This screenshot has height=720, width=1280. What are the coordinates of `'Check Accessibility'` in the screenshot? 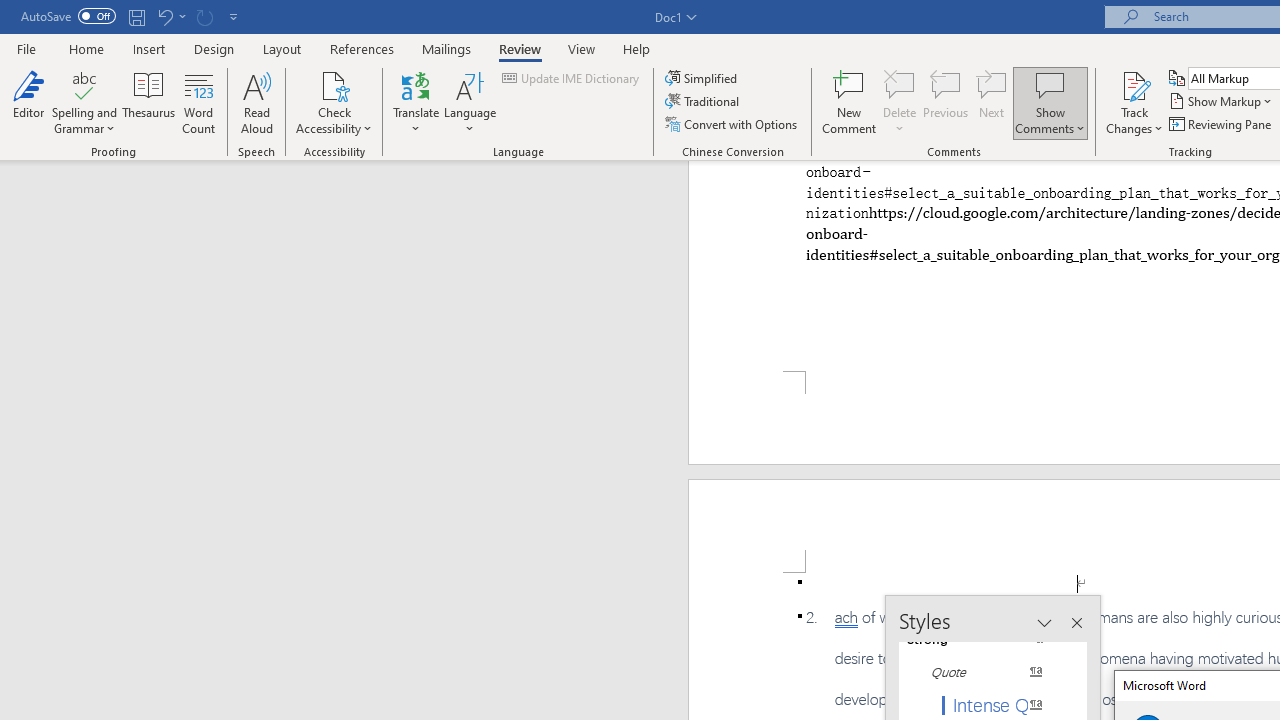 It's located at (334, 84).